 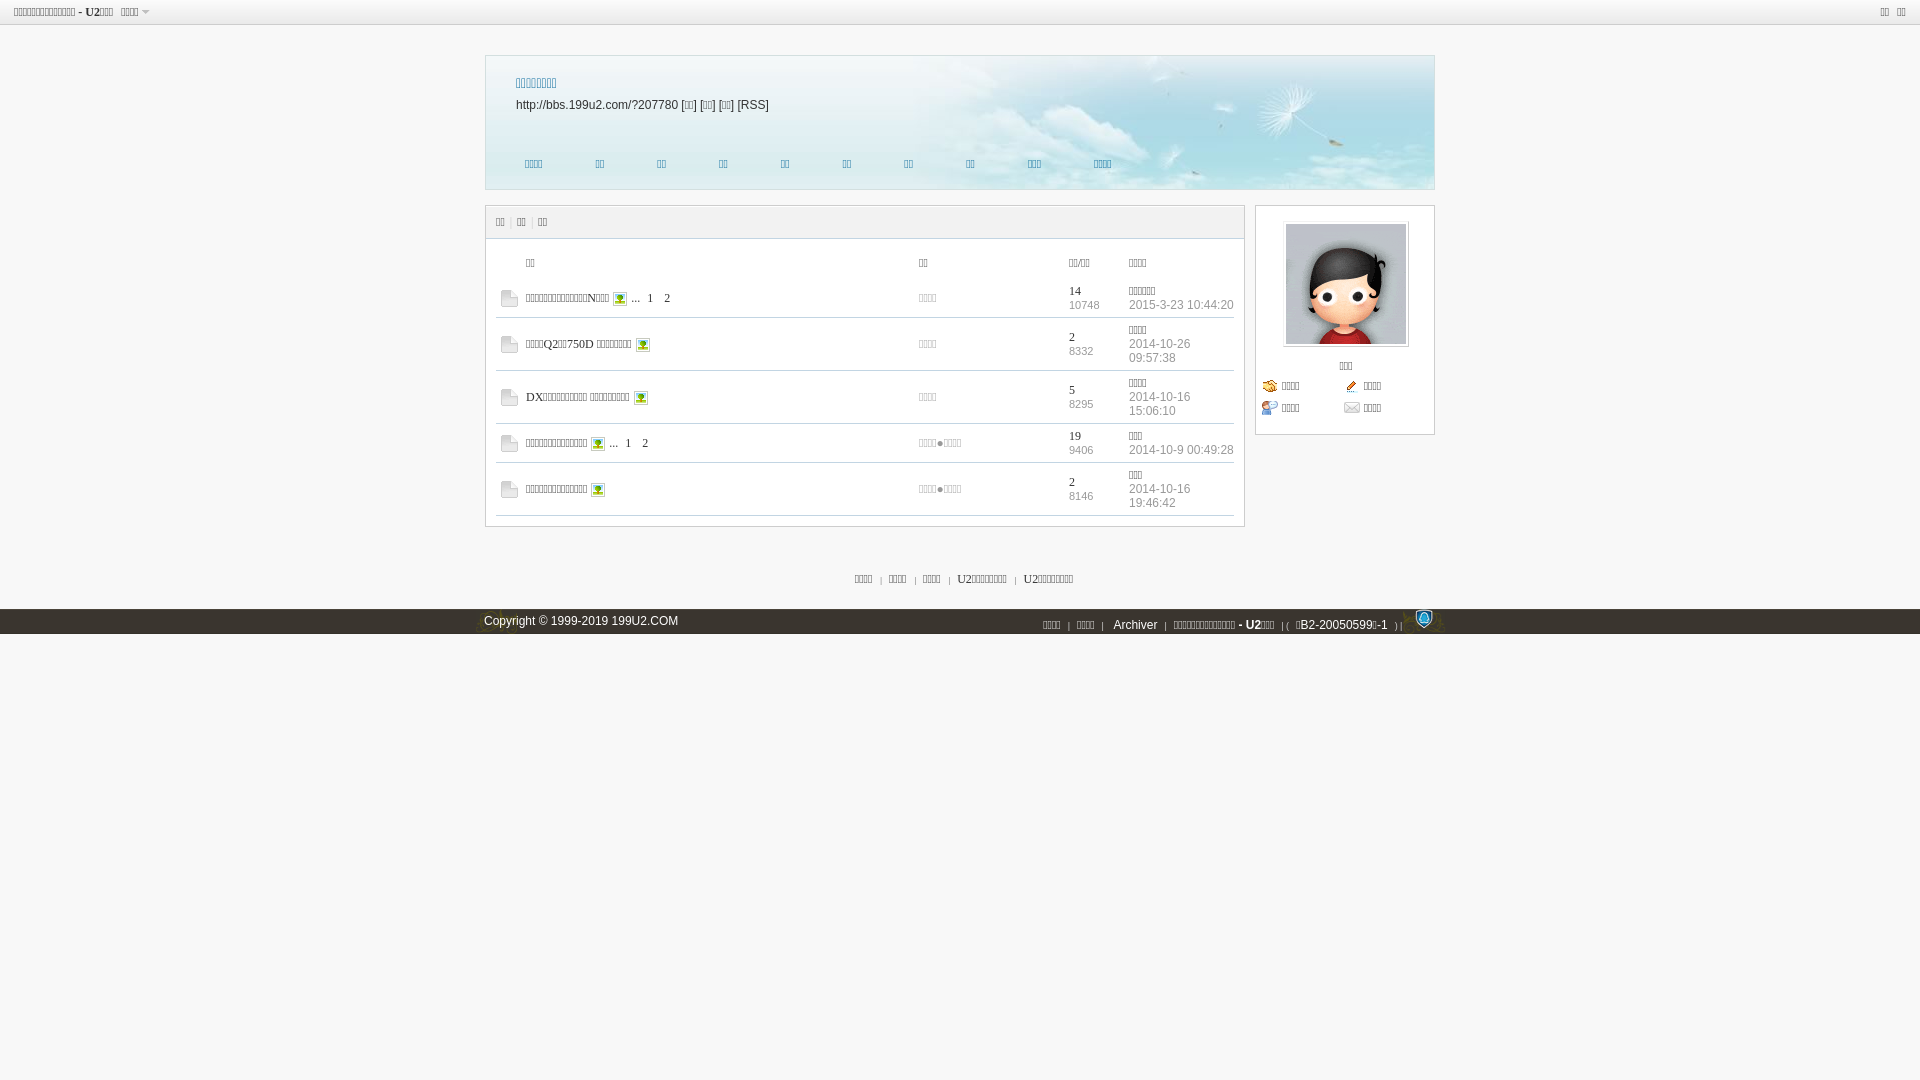 I want to click on '2014-10-9 00:49:28', so click(x=1181, y=450).